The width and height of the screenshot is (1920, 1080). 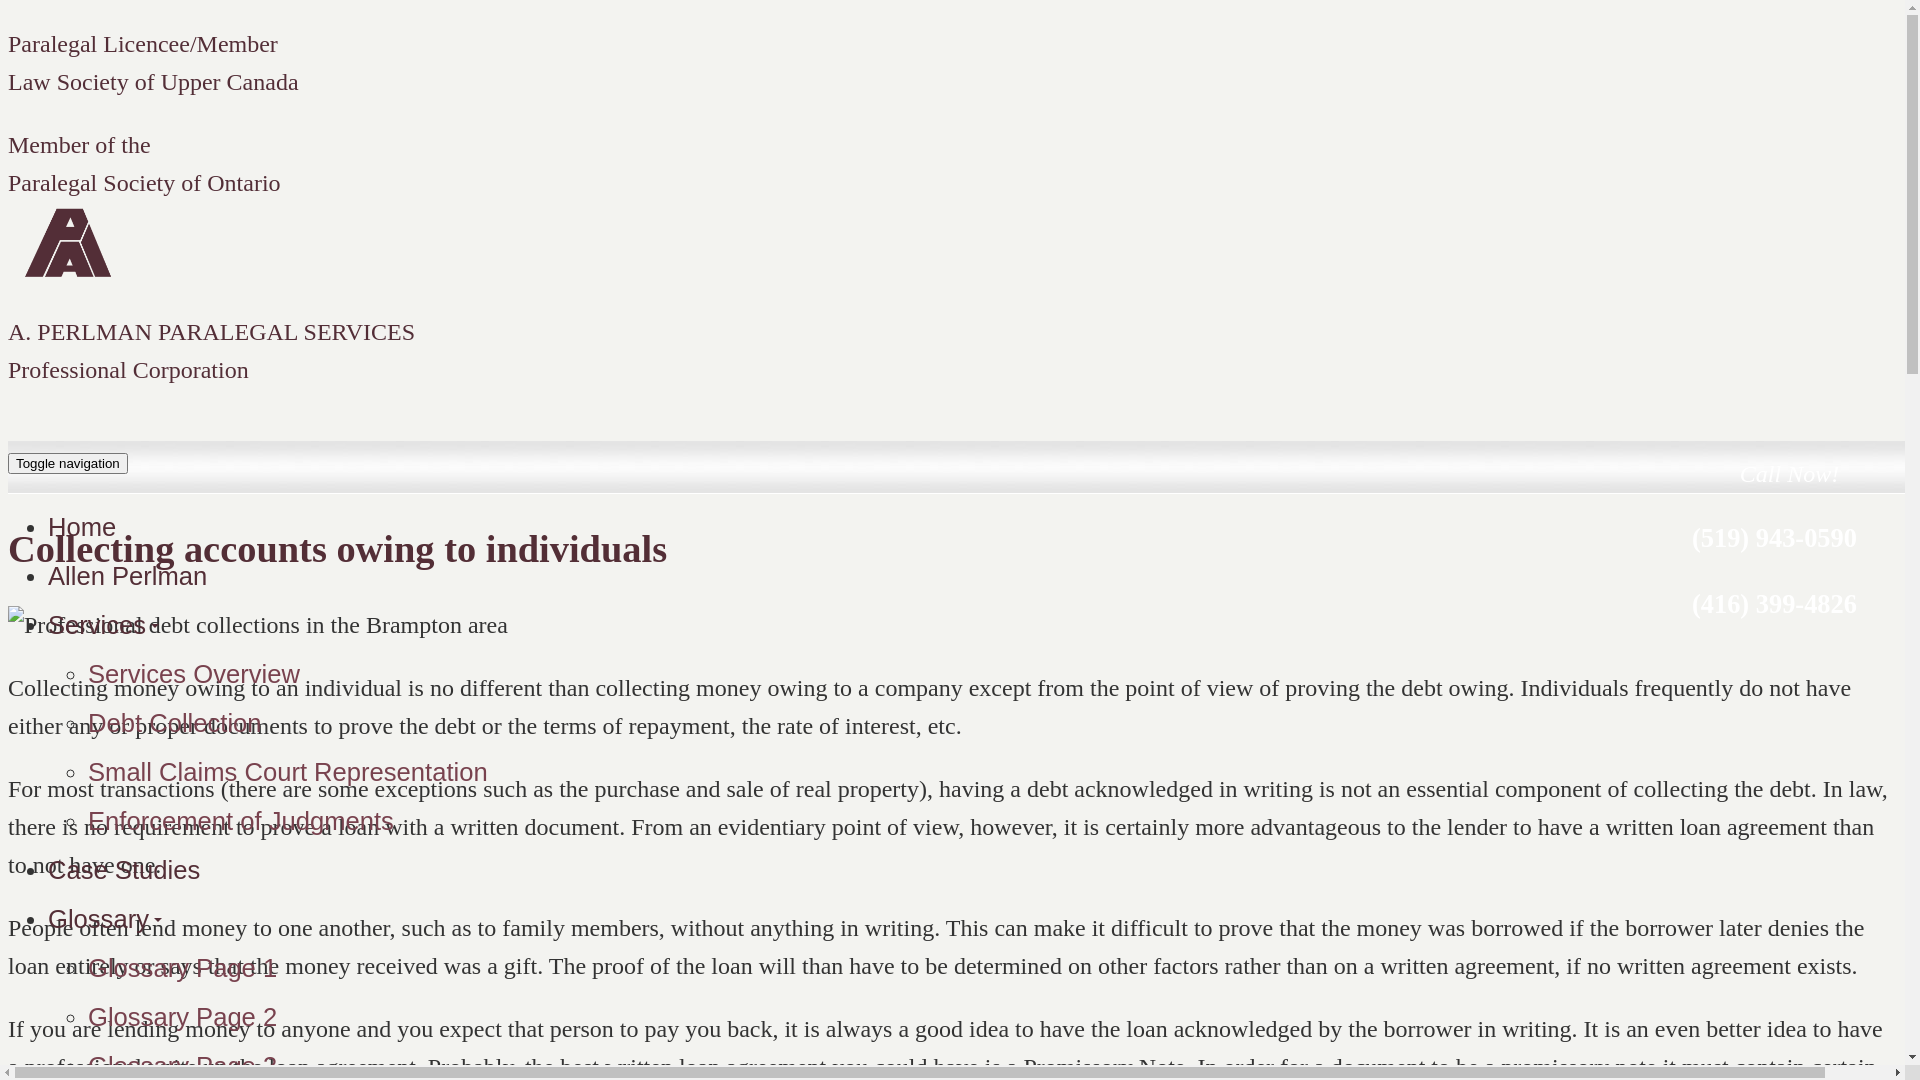 What do you see at coordinates (48, 869) in the screenshot?
I see `'Case Studies'` at bounding box center [48, 869].